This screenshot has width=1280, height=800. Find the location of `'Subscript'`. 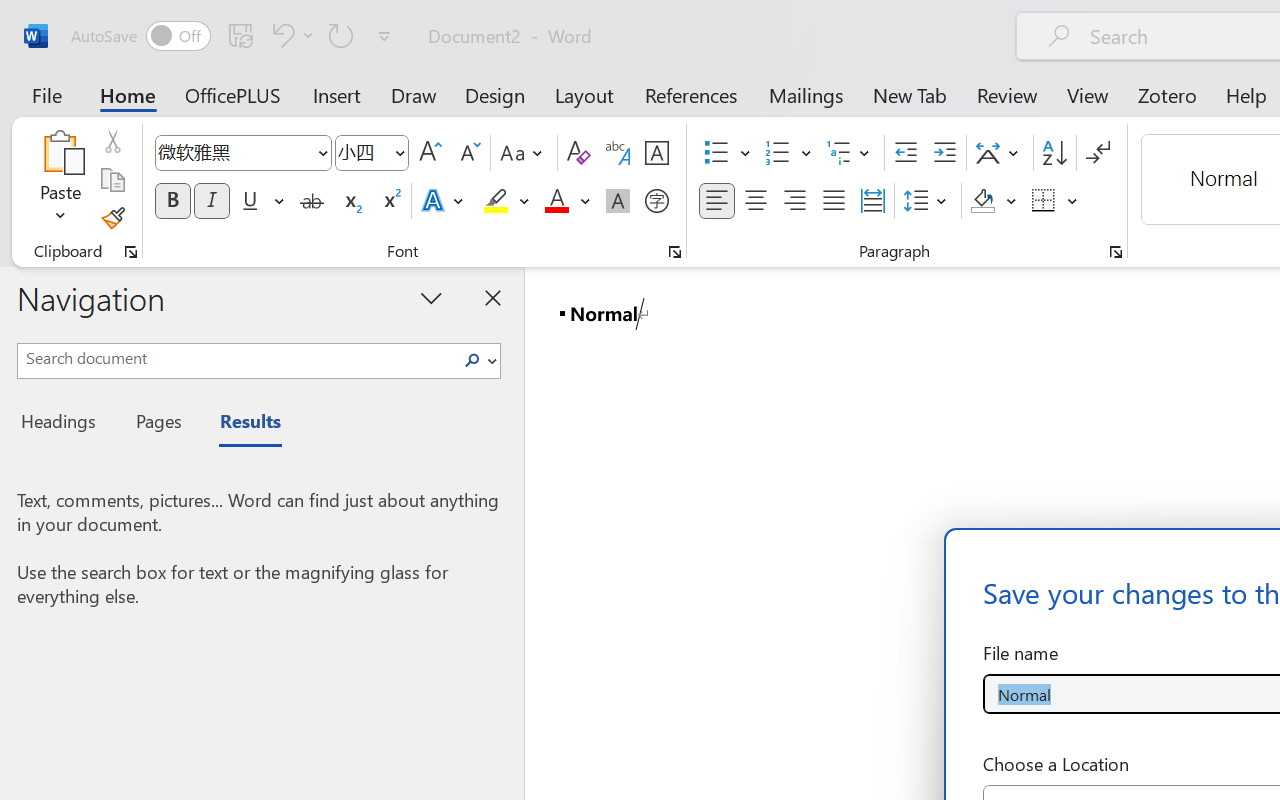

'Subscript' is located at coordinates (350, 201).